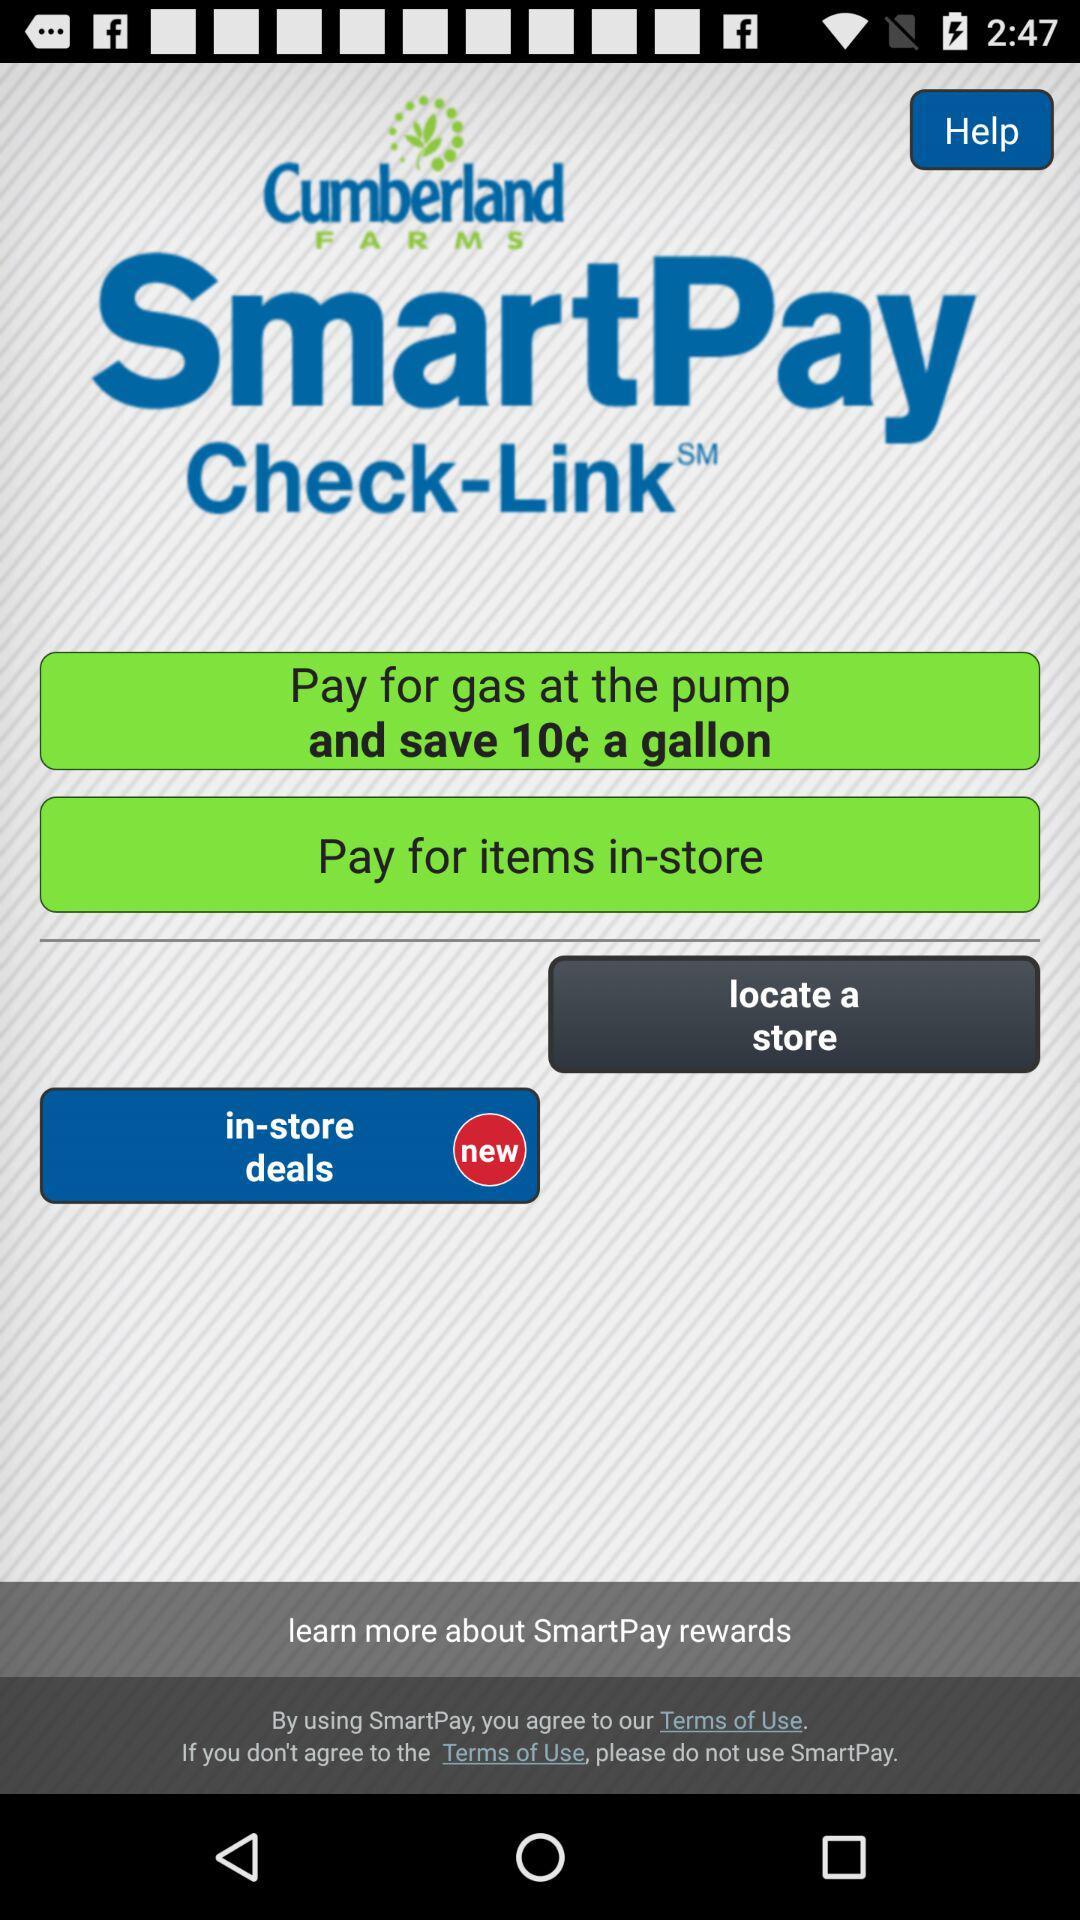 This screenshot has height=1920, width=1080. Describe the element at coordinates (793, 1014) in the screenshot. I see `the locate a` at that location.